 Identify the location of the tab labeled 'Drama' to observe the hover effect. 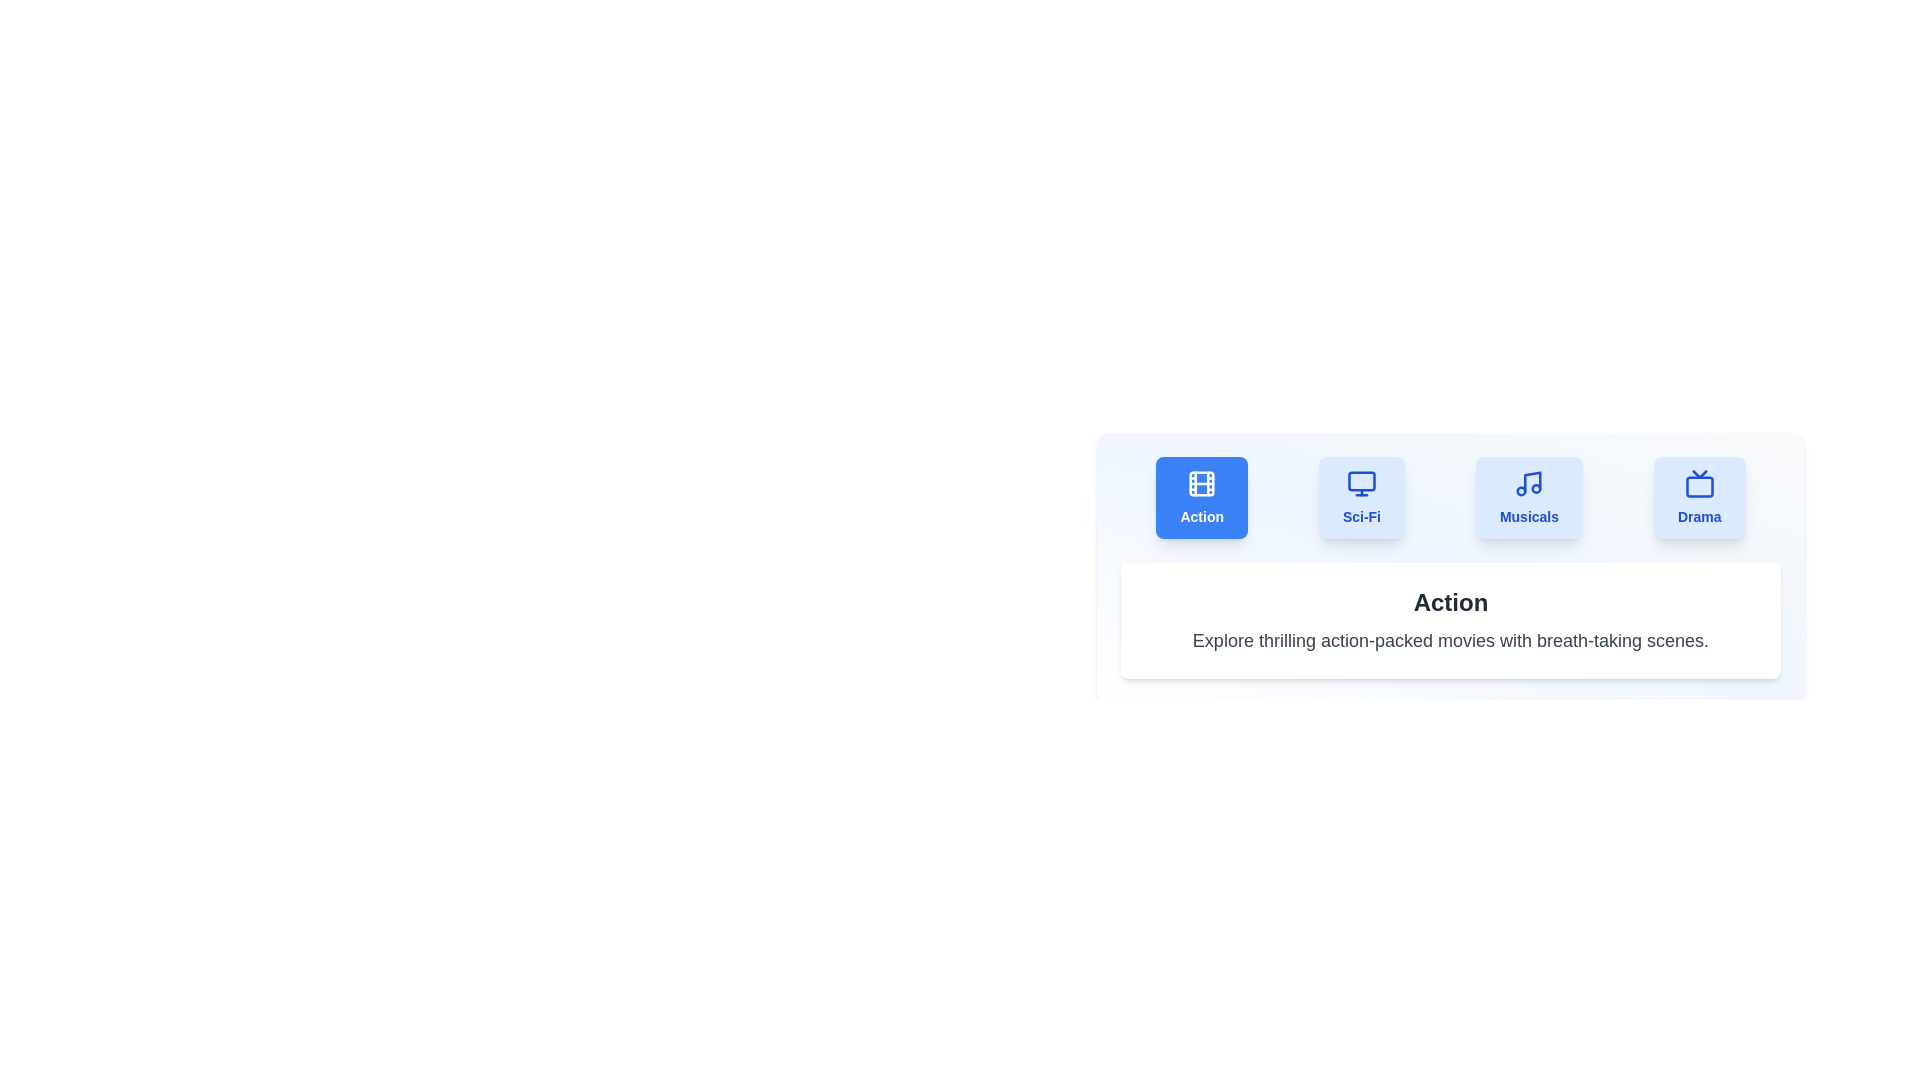
(1698, 496).